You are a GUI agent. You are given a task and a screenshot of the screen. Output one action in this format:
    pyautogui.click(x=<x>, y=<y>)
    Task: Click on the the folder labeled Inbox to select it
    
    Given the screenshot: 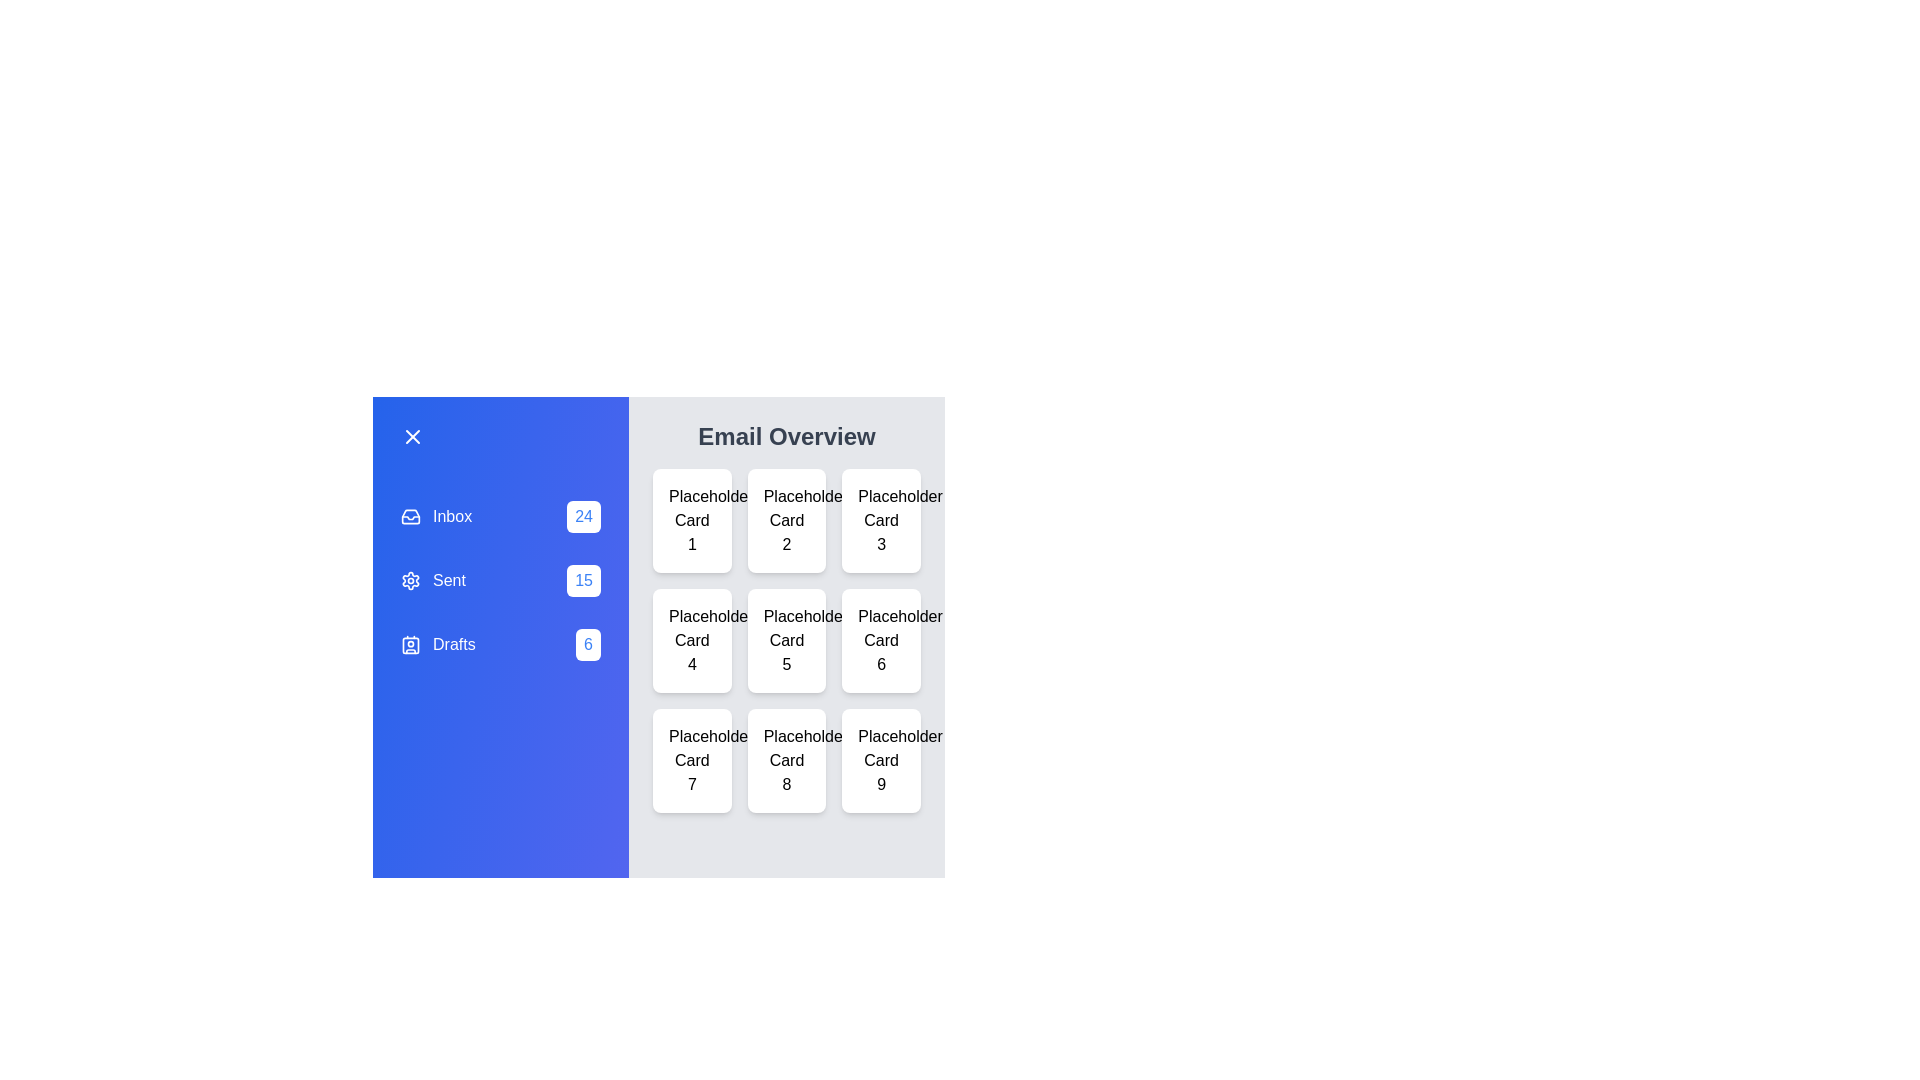 What is the action you would take?
    pyautogui.click(x=500, y=515)
    